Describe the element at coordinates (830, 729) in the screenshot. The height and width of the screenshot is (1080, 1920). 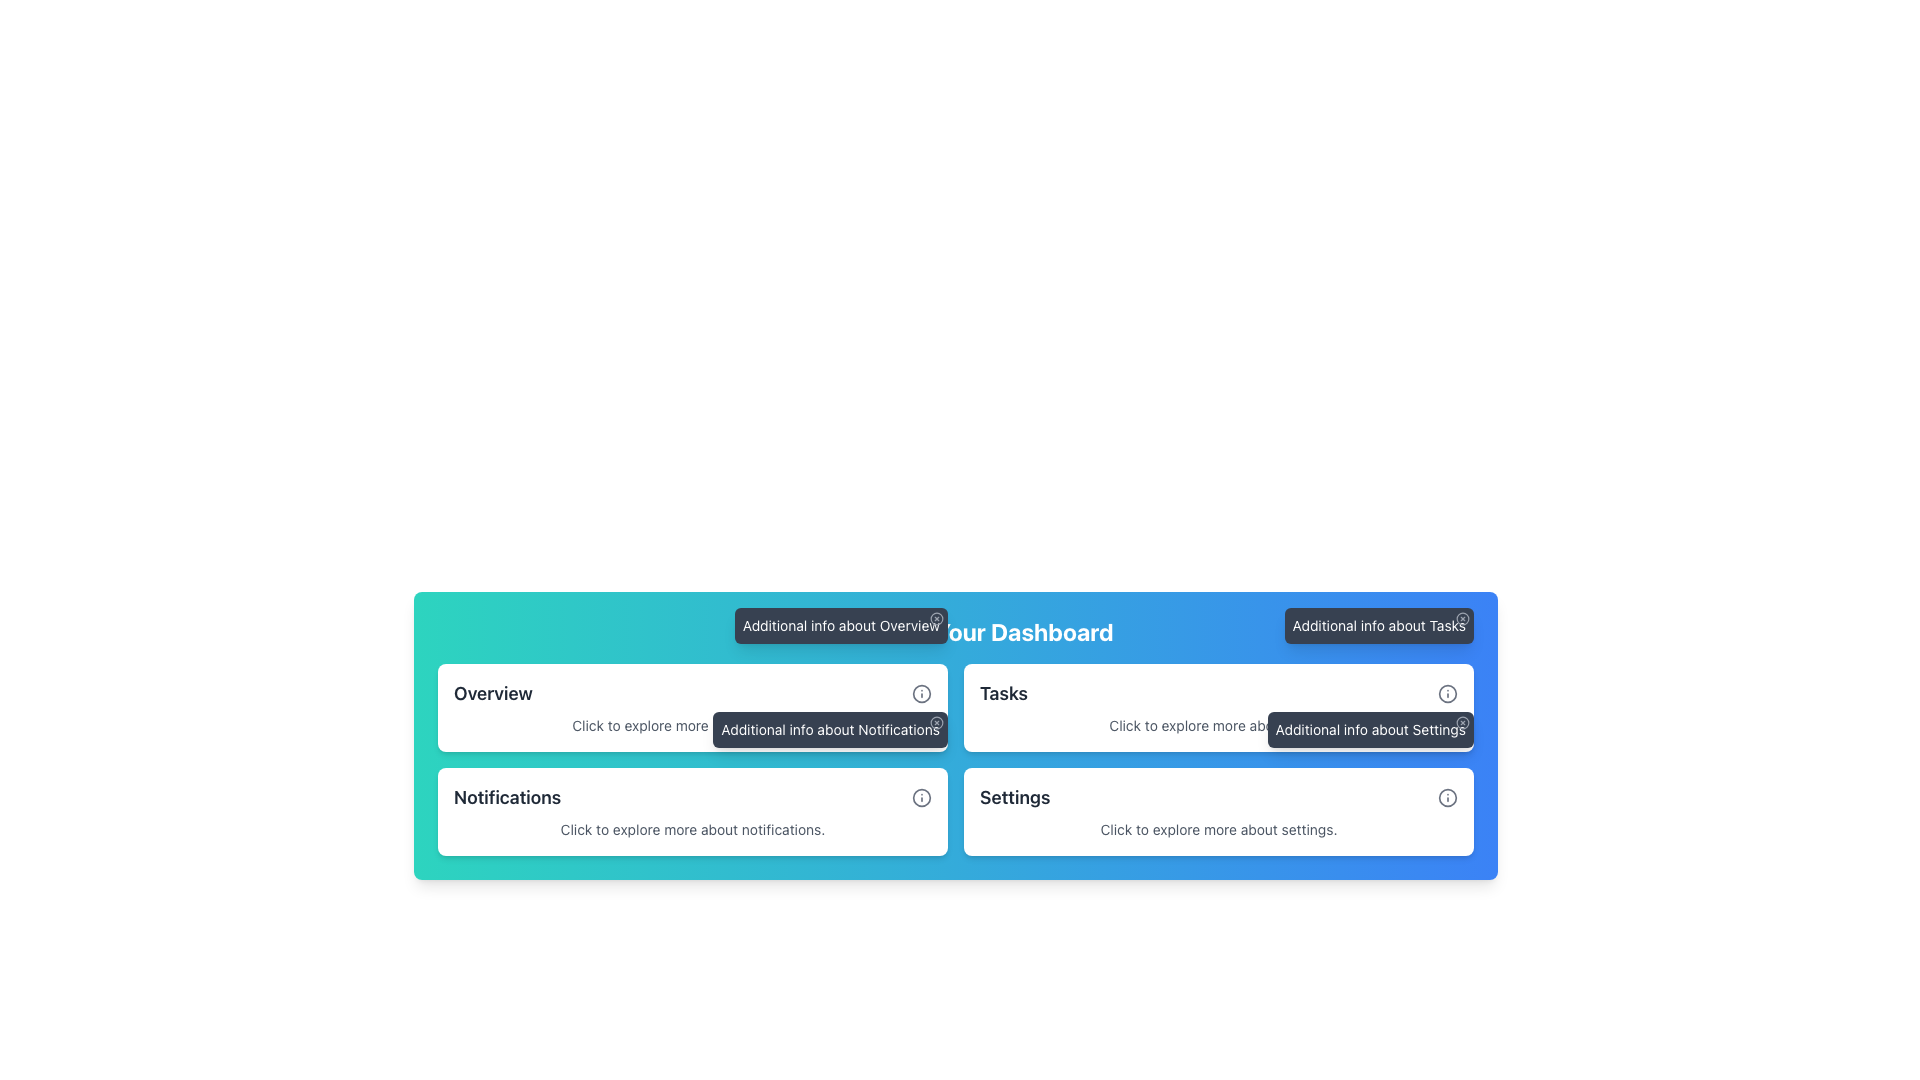
I see `the tooltip that provides additional information about the 'Notifications' section, located above it and slightly overlapping its title` at that location.